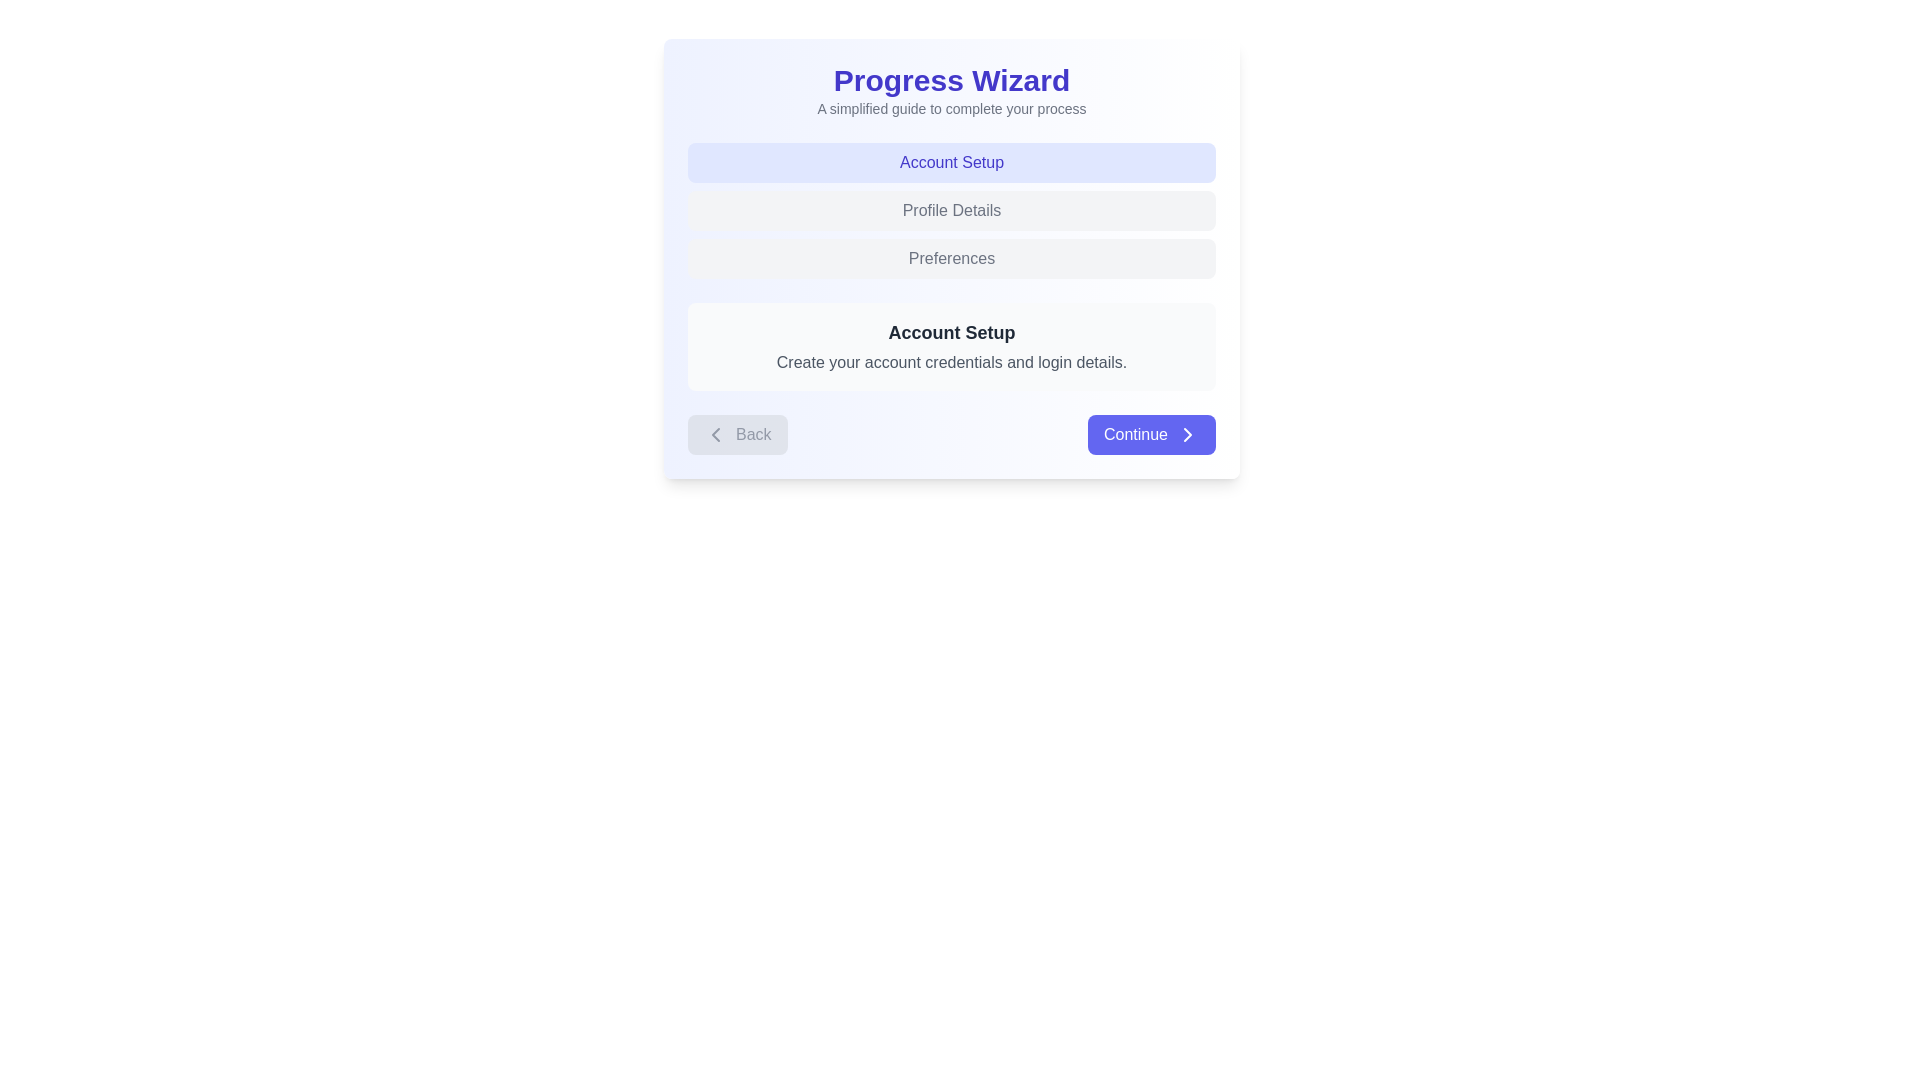  What do you see at coordinates (1188, 434) in the screenshot?
I see `the arrow-like icon located on the right side of the blue 'Continue' button, which serves as a directional indicator for progressing within the interface` at bounding box center [1188, 434].